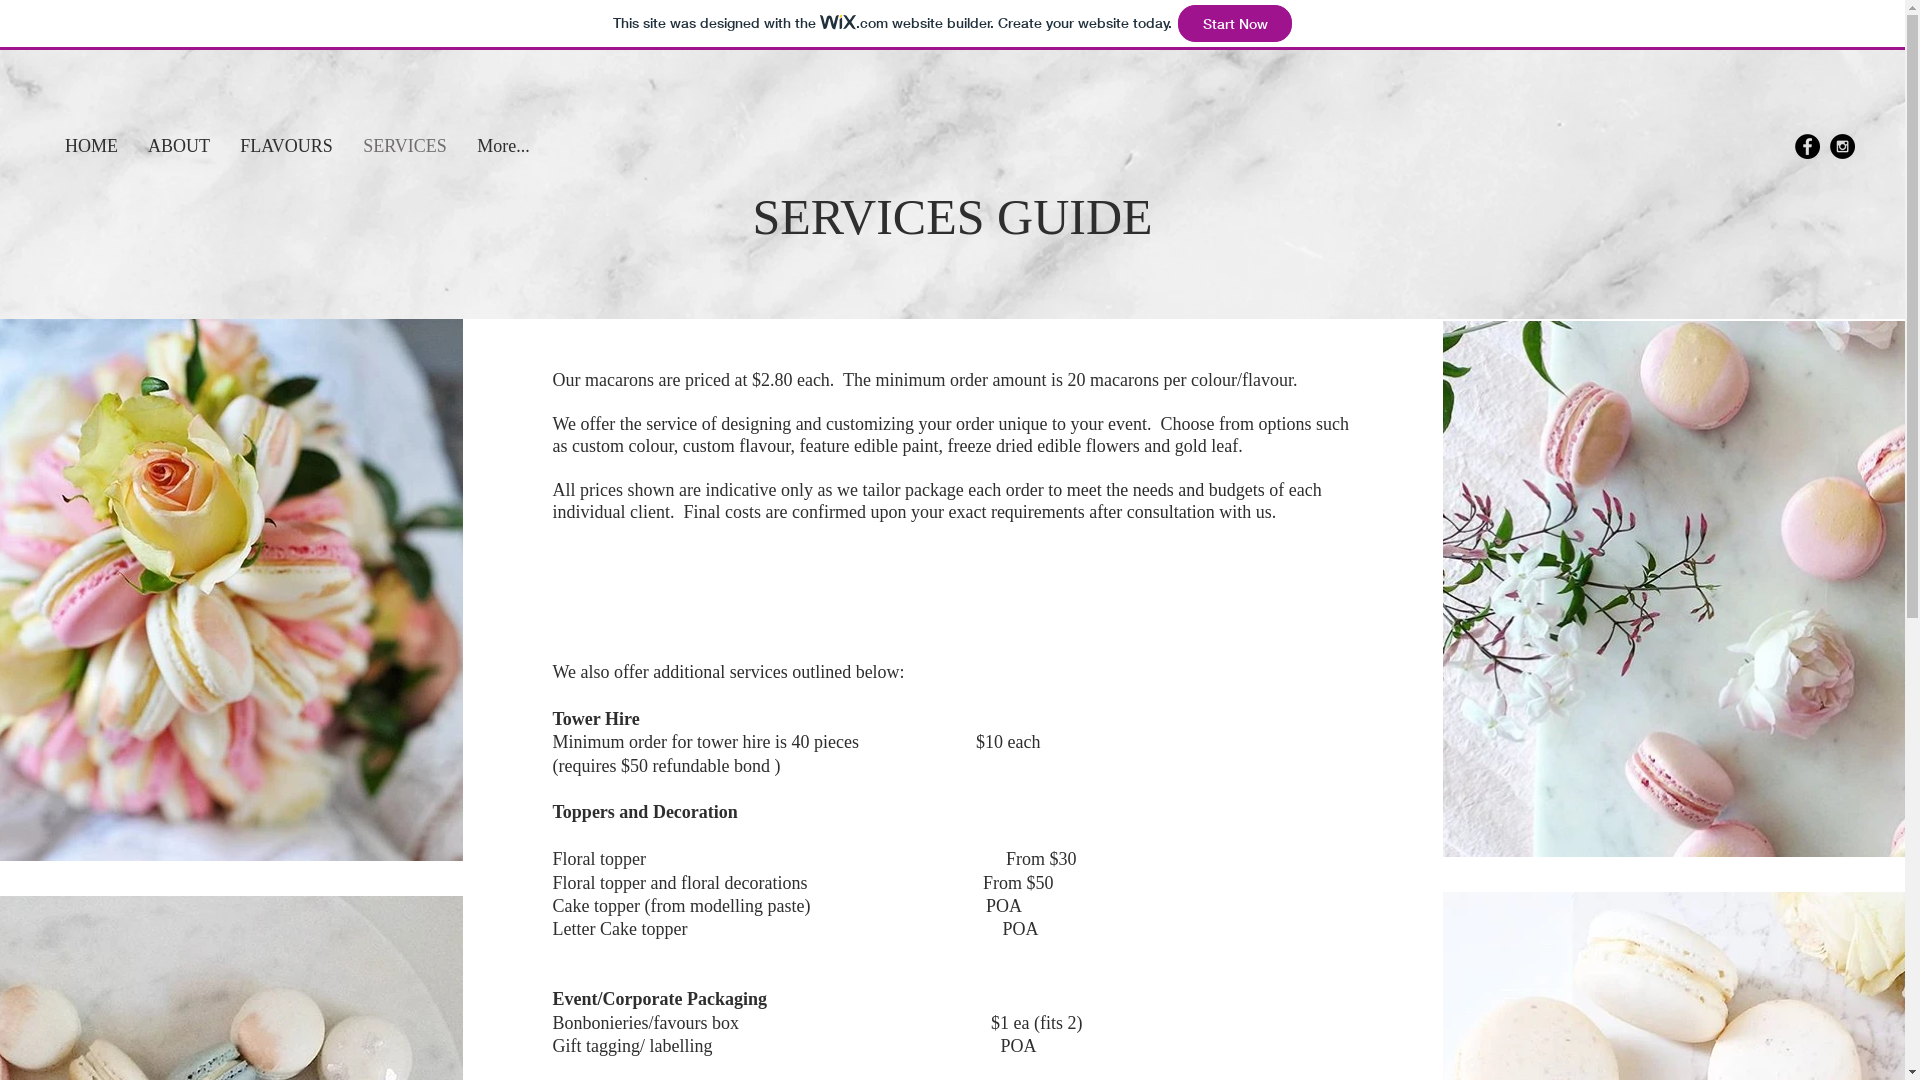  What do you see at coordinates (403, 145) in the screenshot?
I see `'SERVICES'` at bounding box center [403, 145].